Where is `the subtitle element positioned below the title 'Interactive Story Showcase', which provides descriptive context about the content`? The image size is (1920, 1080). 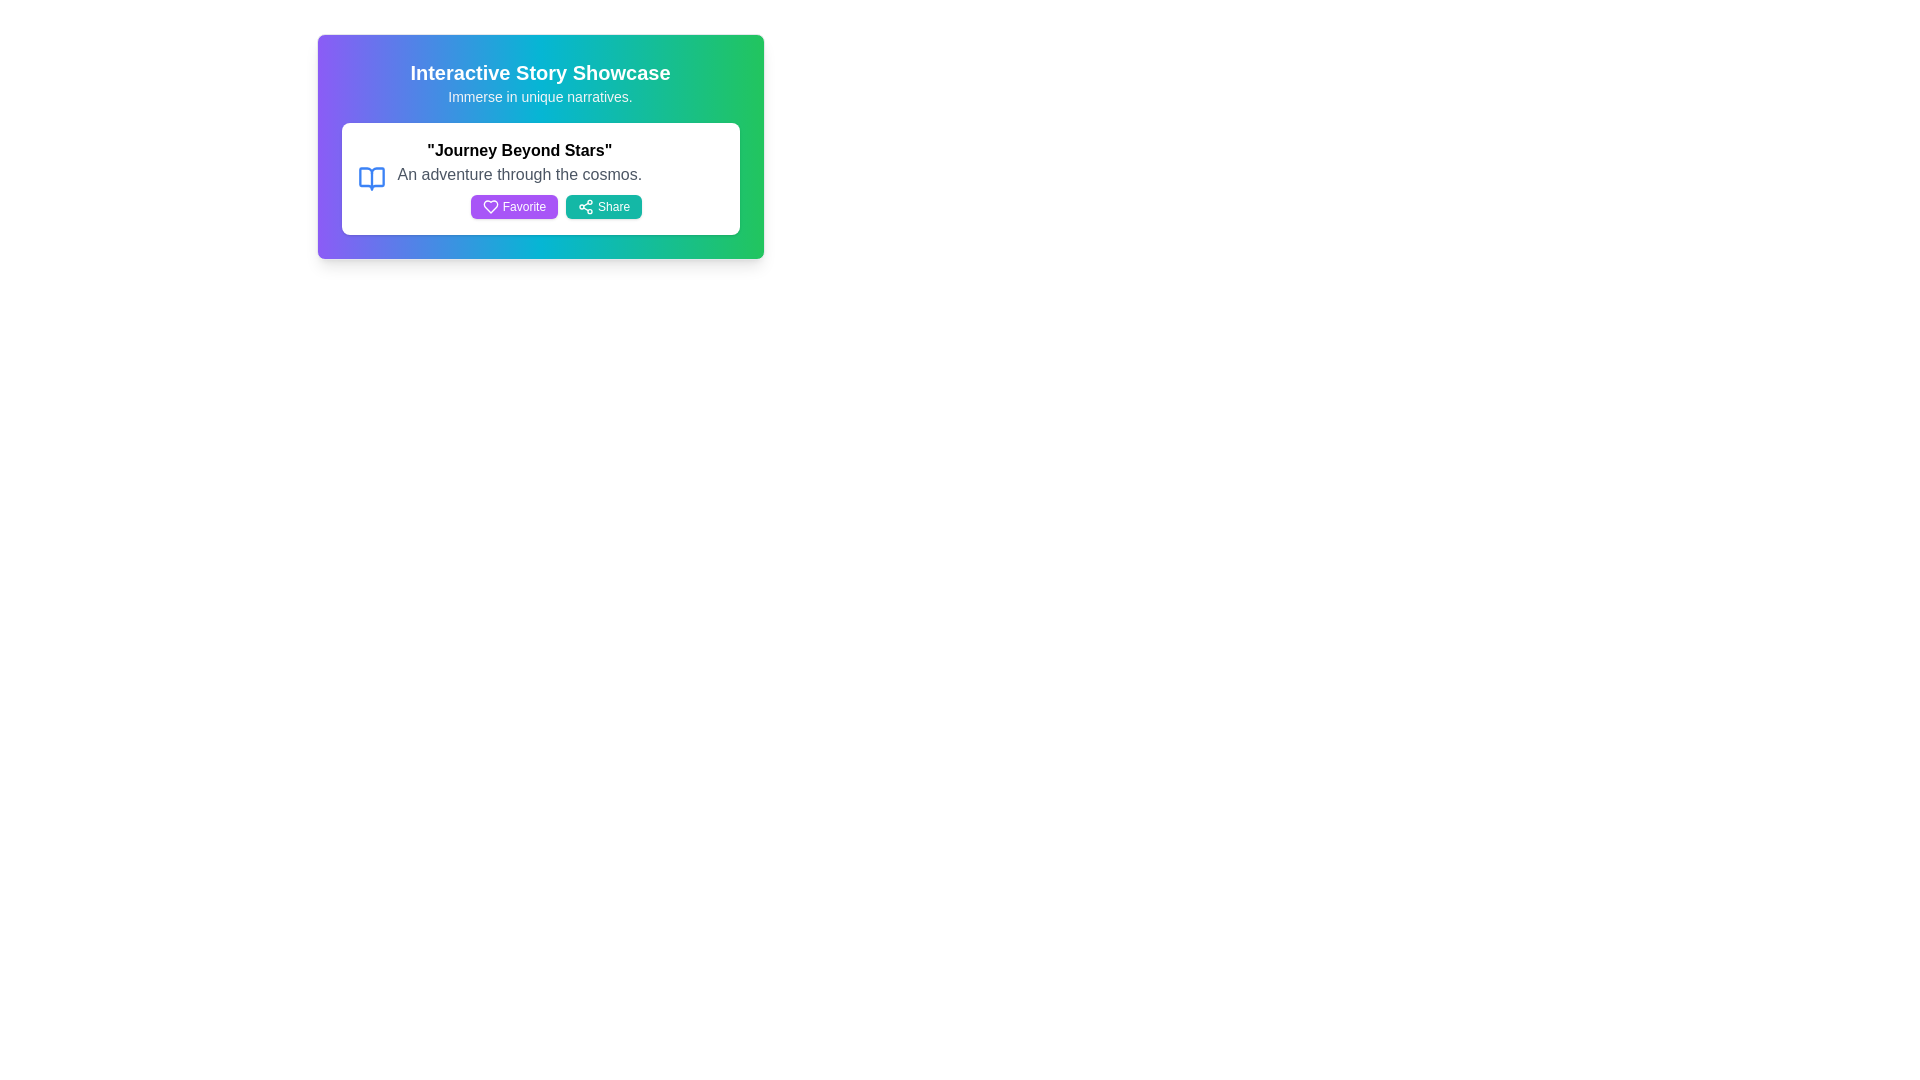
the subtitle element positioned below the title 'Interactive Story Showcase', which provides descriptive context about the content is located at coordinates (540, 96).